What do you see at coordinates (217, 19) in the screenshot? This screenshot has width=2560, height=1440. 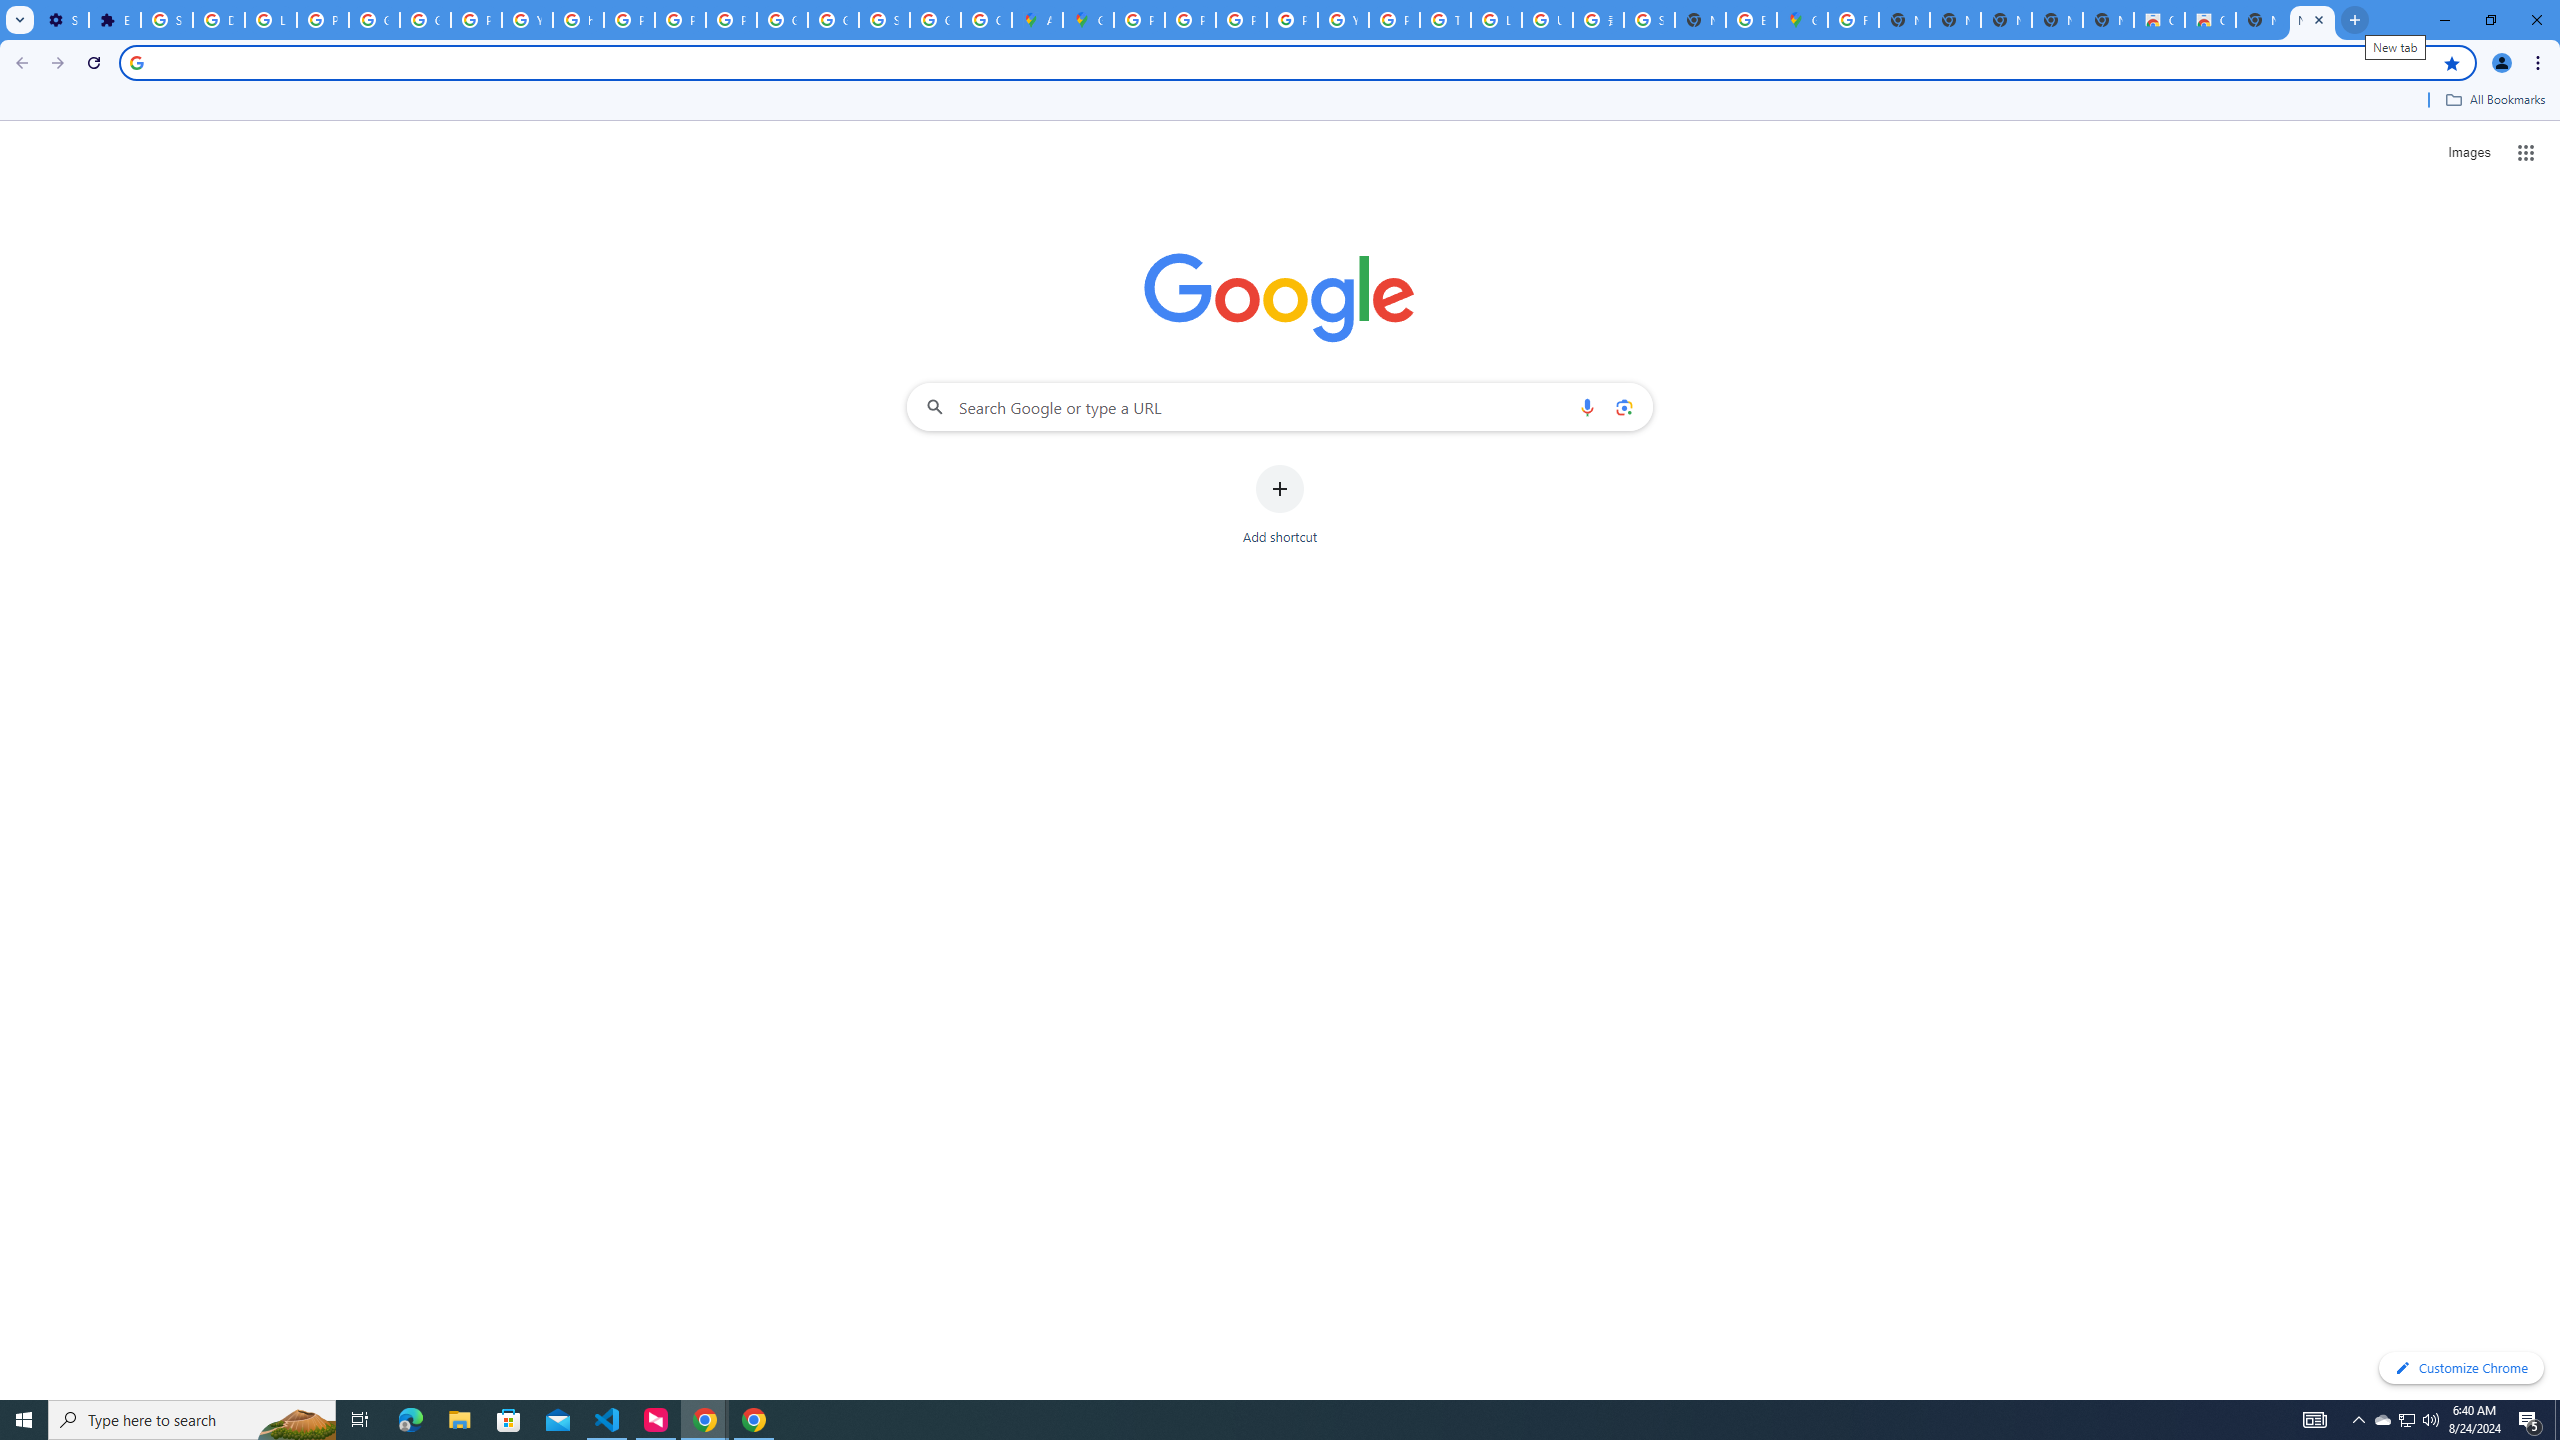 I see `'Delete photos & videos - Computer - Google Photos Help'` at bounding box center [217, 19].